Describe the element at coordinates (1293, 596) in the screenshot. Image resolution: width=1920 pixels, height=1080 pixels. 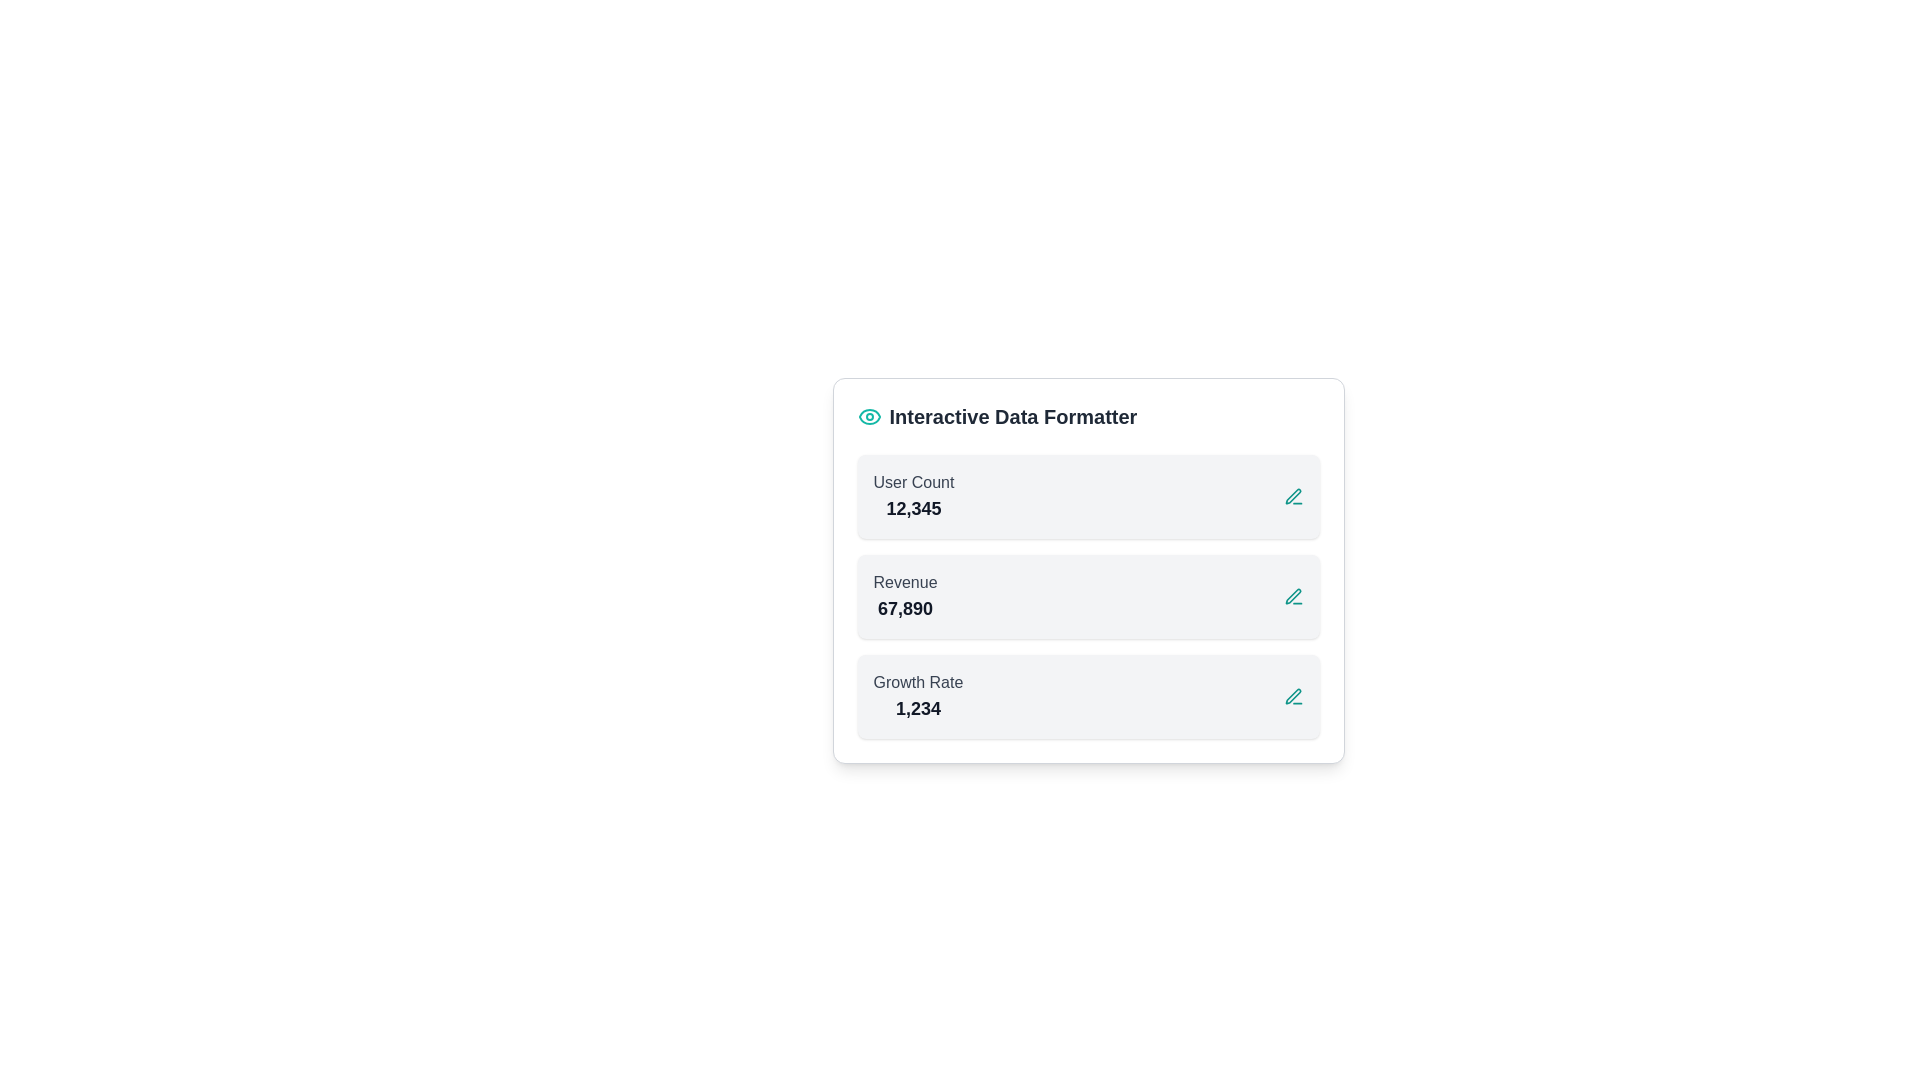
I see `the edit icon button located in the top-right corner of the 'Revenue' card, next to the text value '67,890'` at that location.